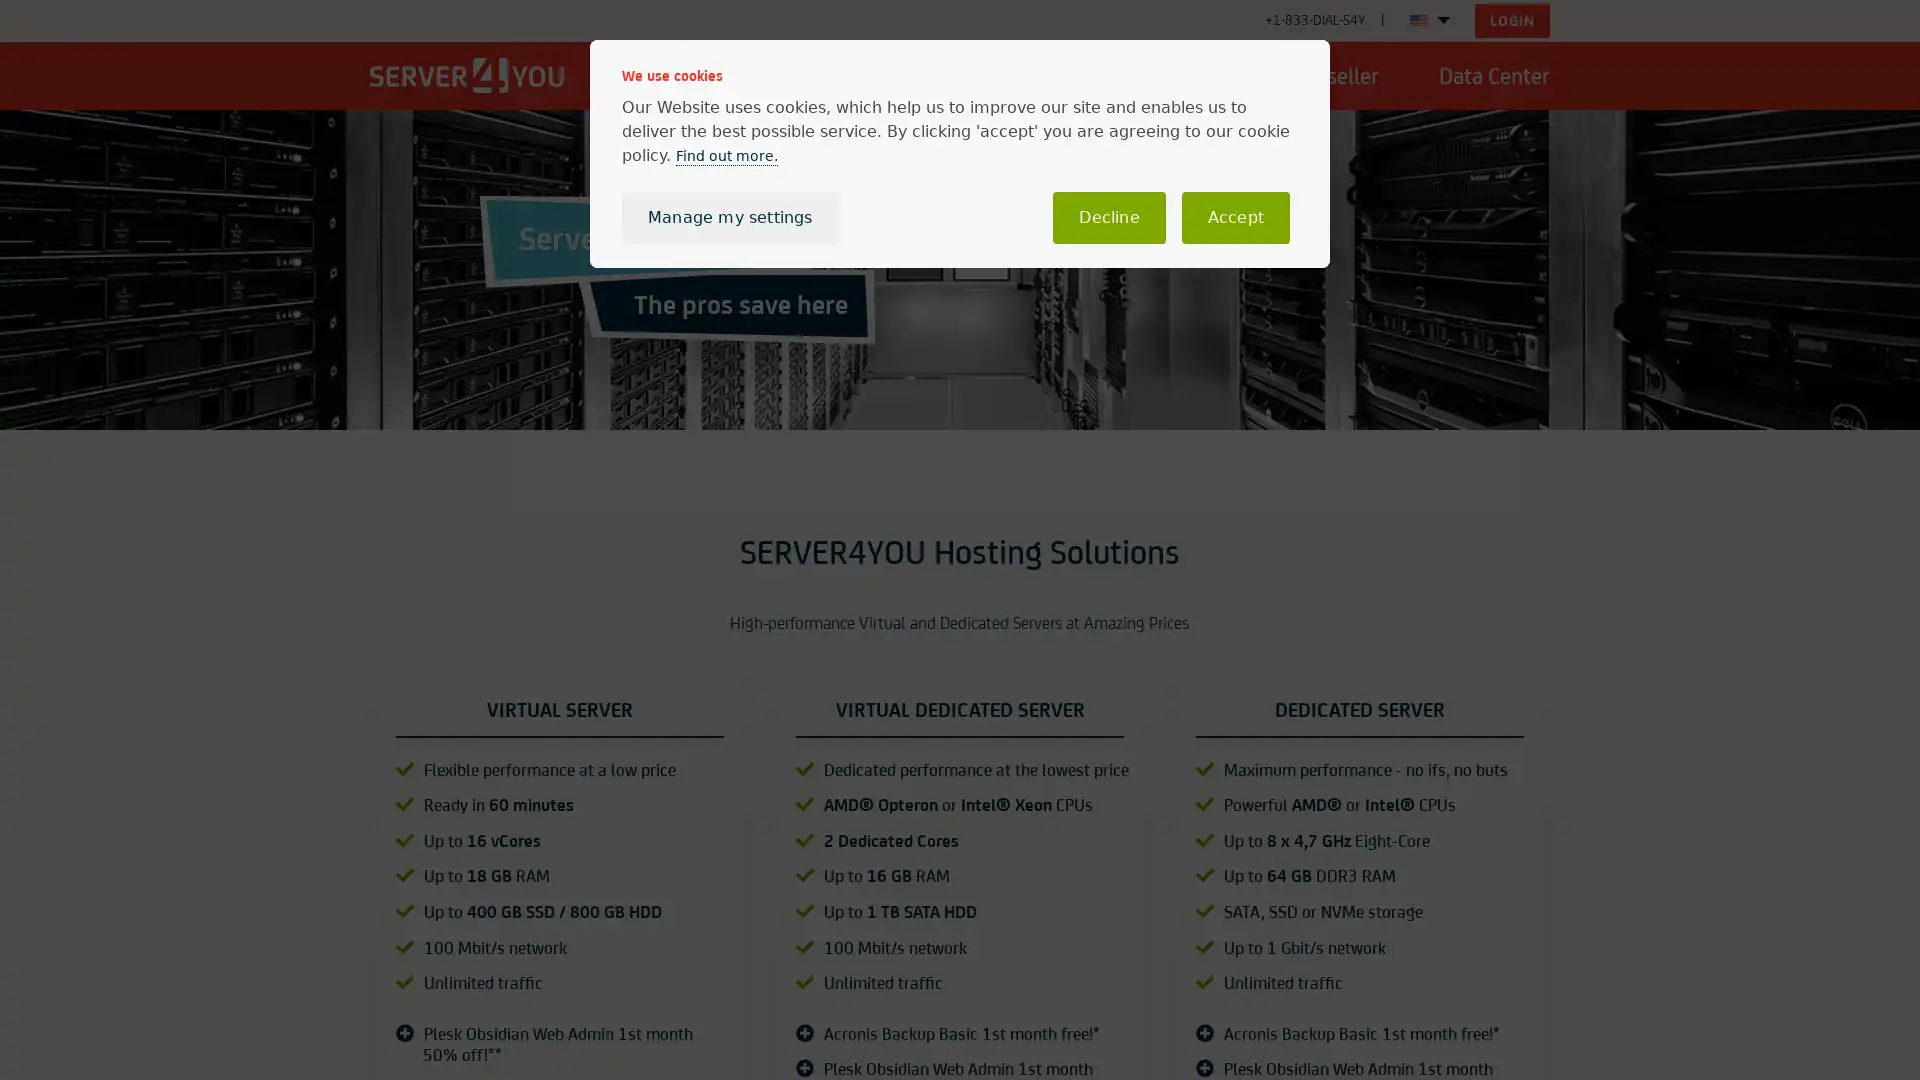 Image resolution: width=1920 pixels, height=1080 pixels. Describe the element at coordinates (728, 218) in the screenshot. I see `Manage my settings` at that location.